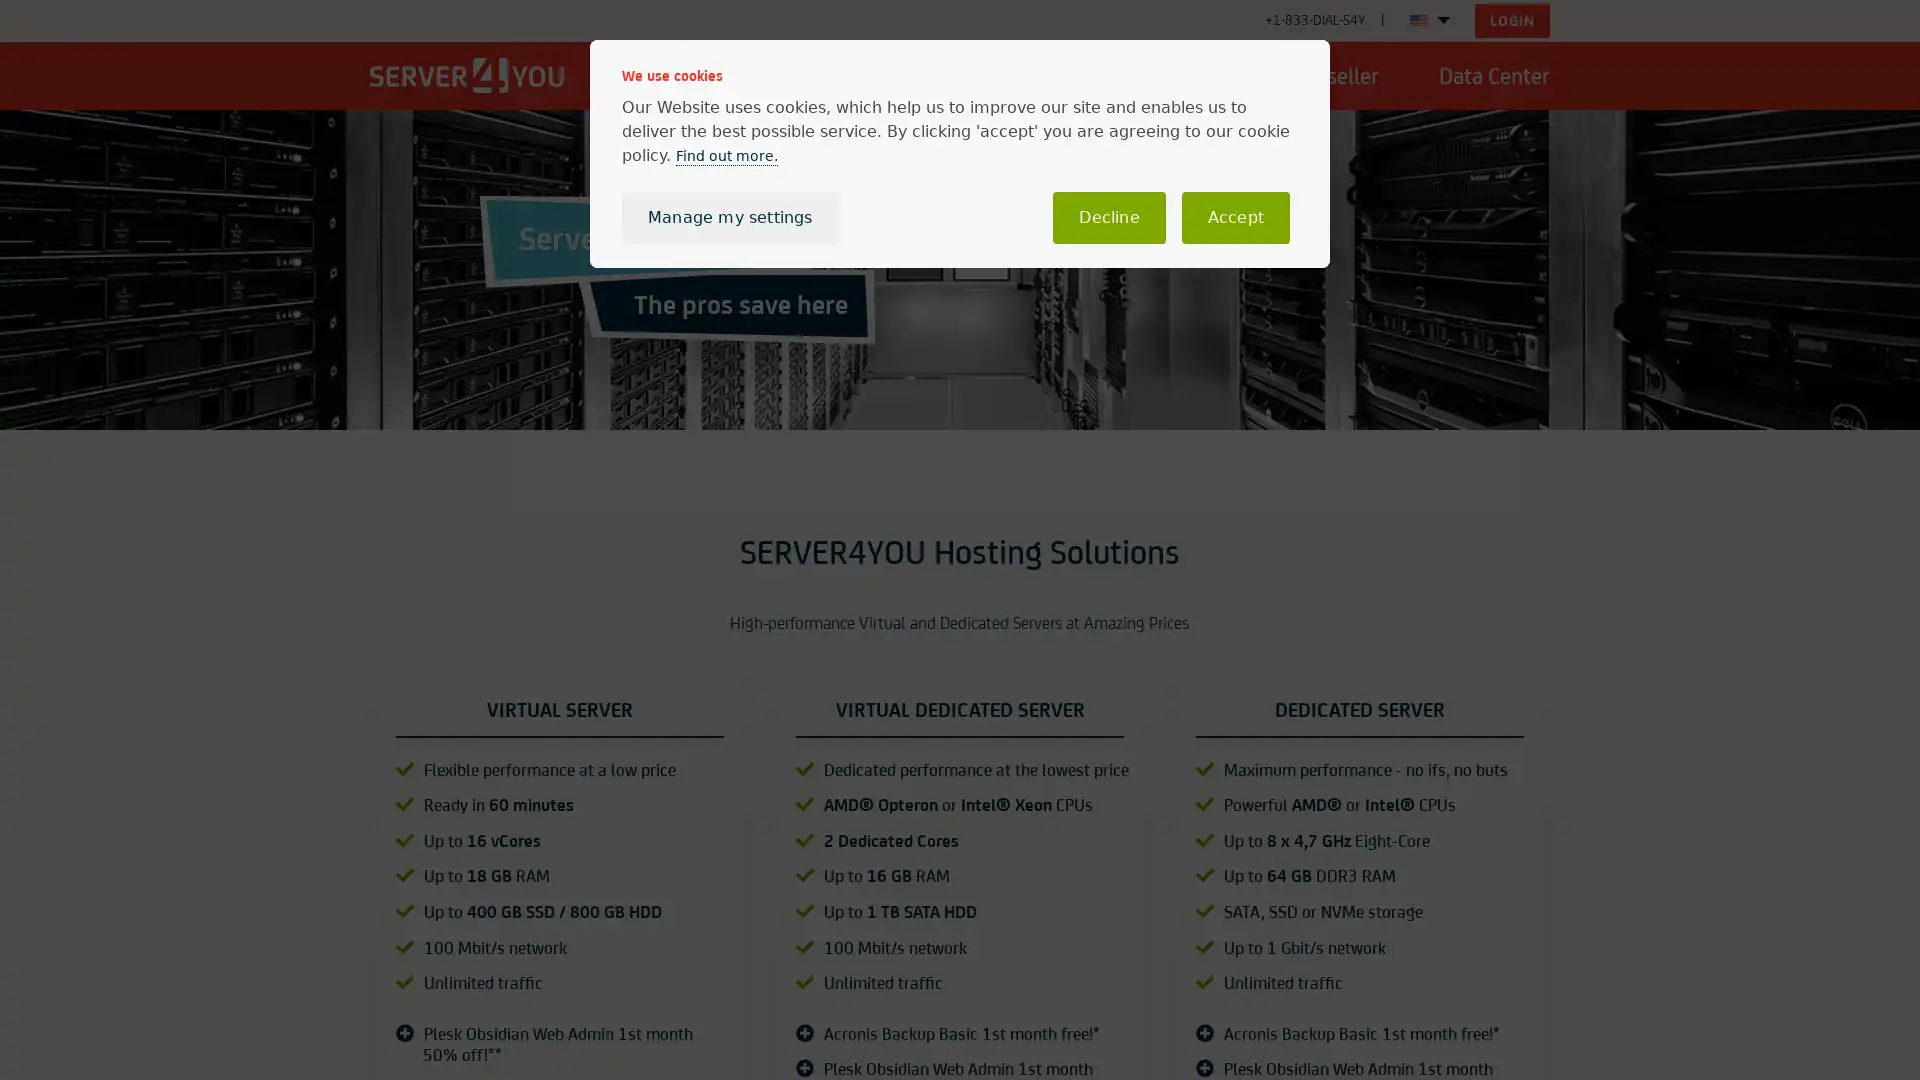 Image resolution: width=1920 pixels, height=1080 pixels. Describe the element at coordinates (728, 218) in the screenshot. I see `Manage my settings` at that location.